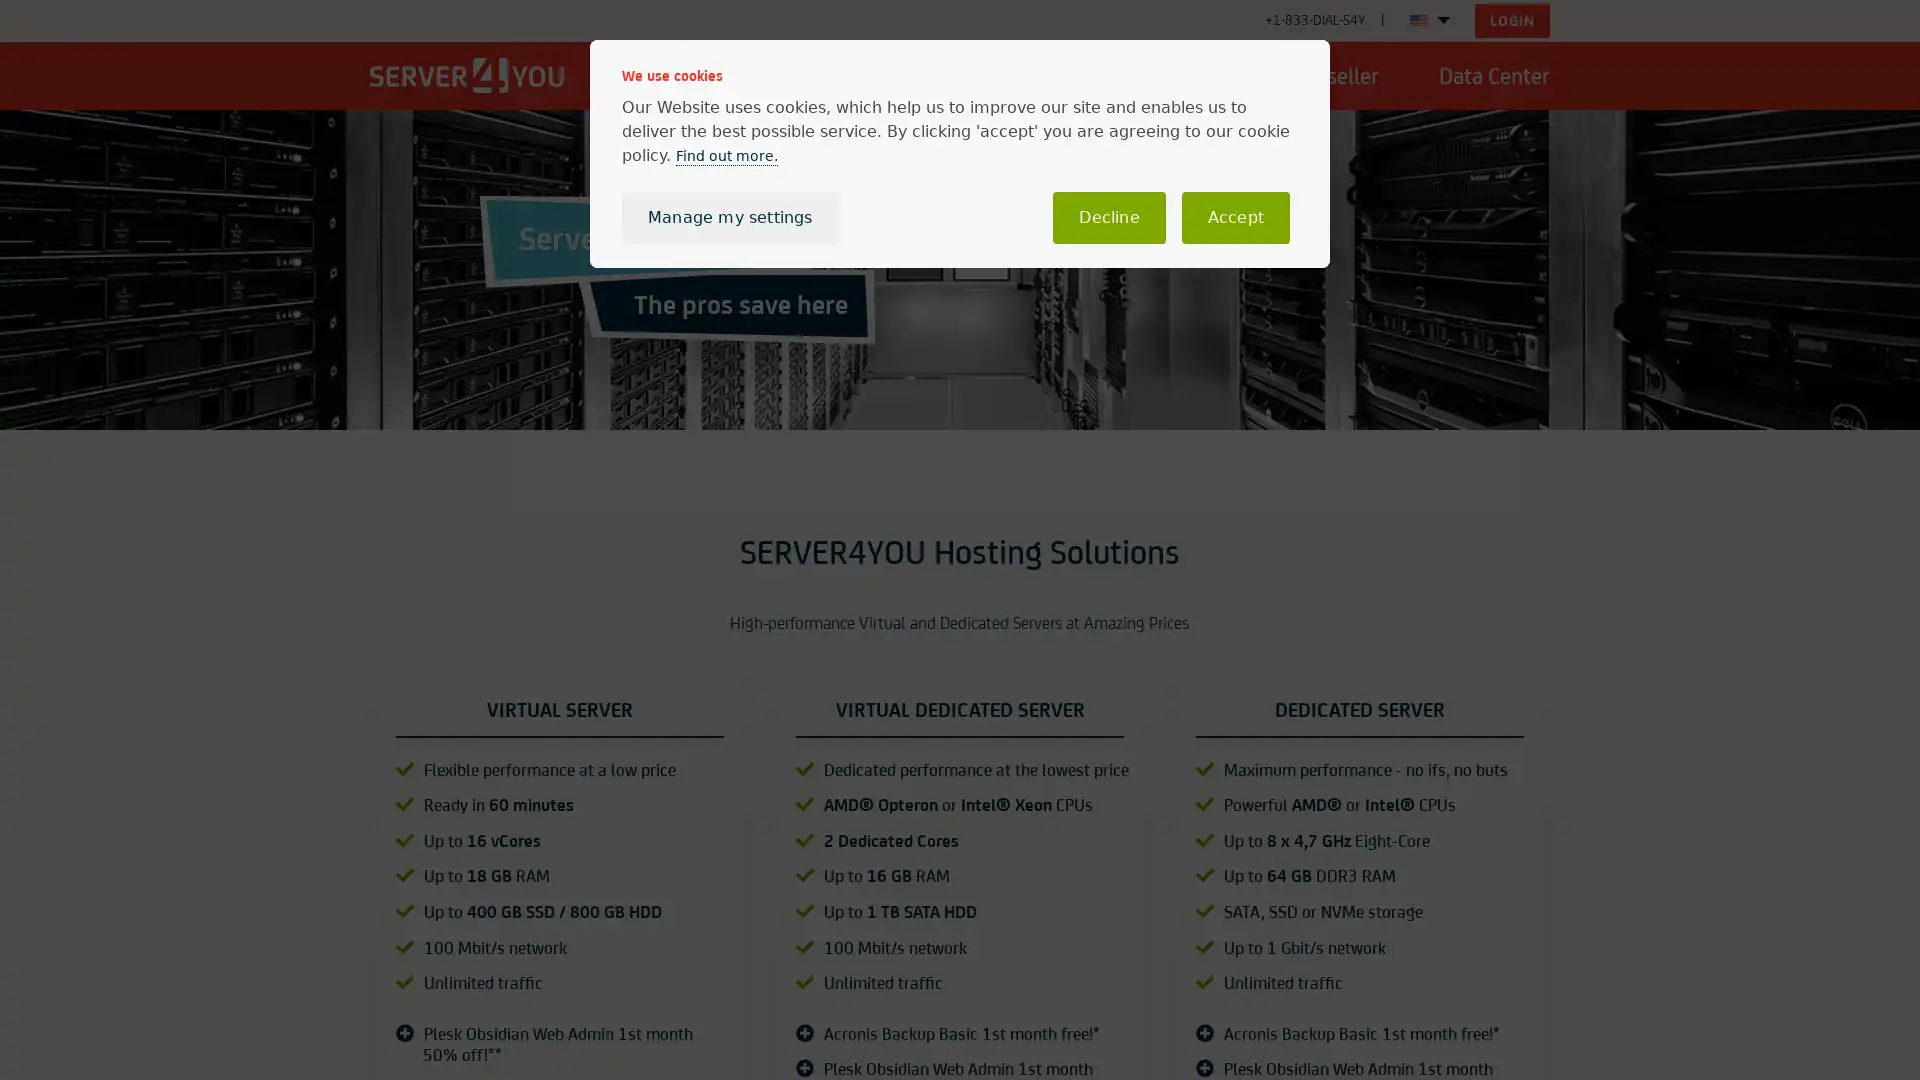 Image resolution: width=1920 pixels, height=1080 pixels. Describe the element at coordinates (728, 218) in the screenshot. I see `Manage my settings` at that location.